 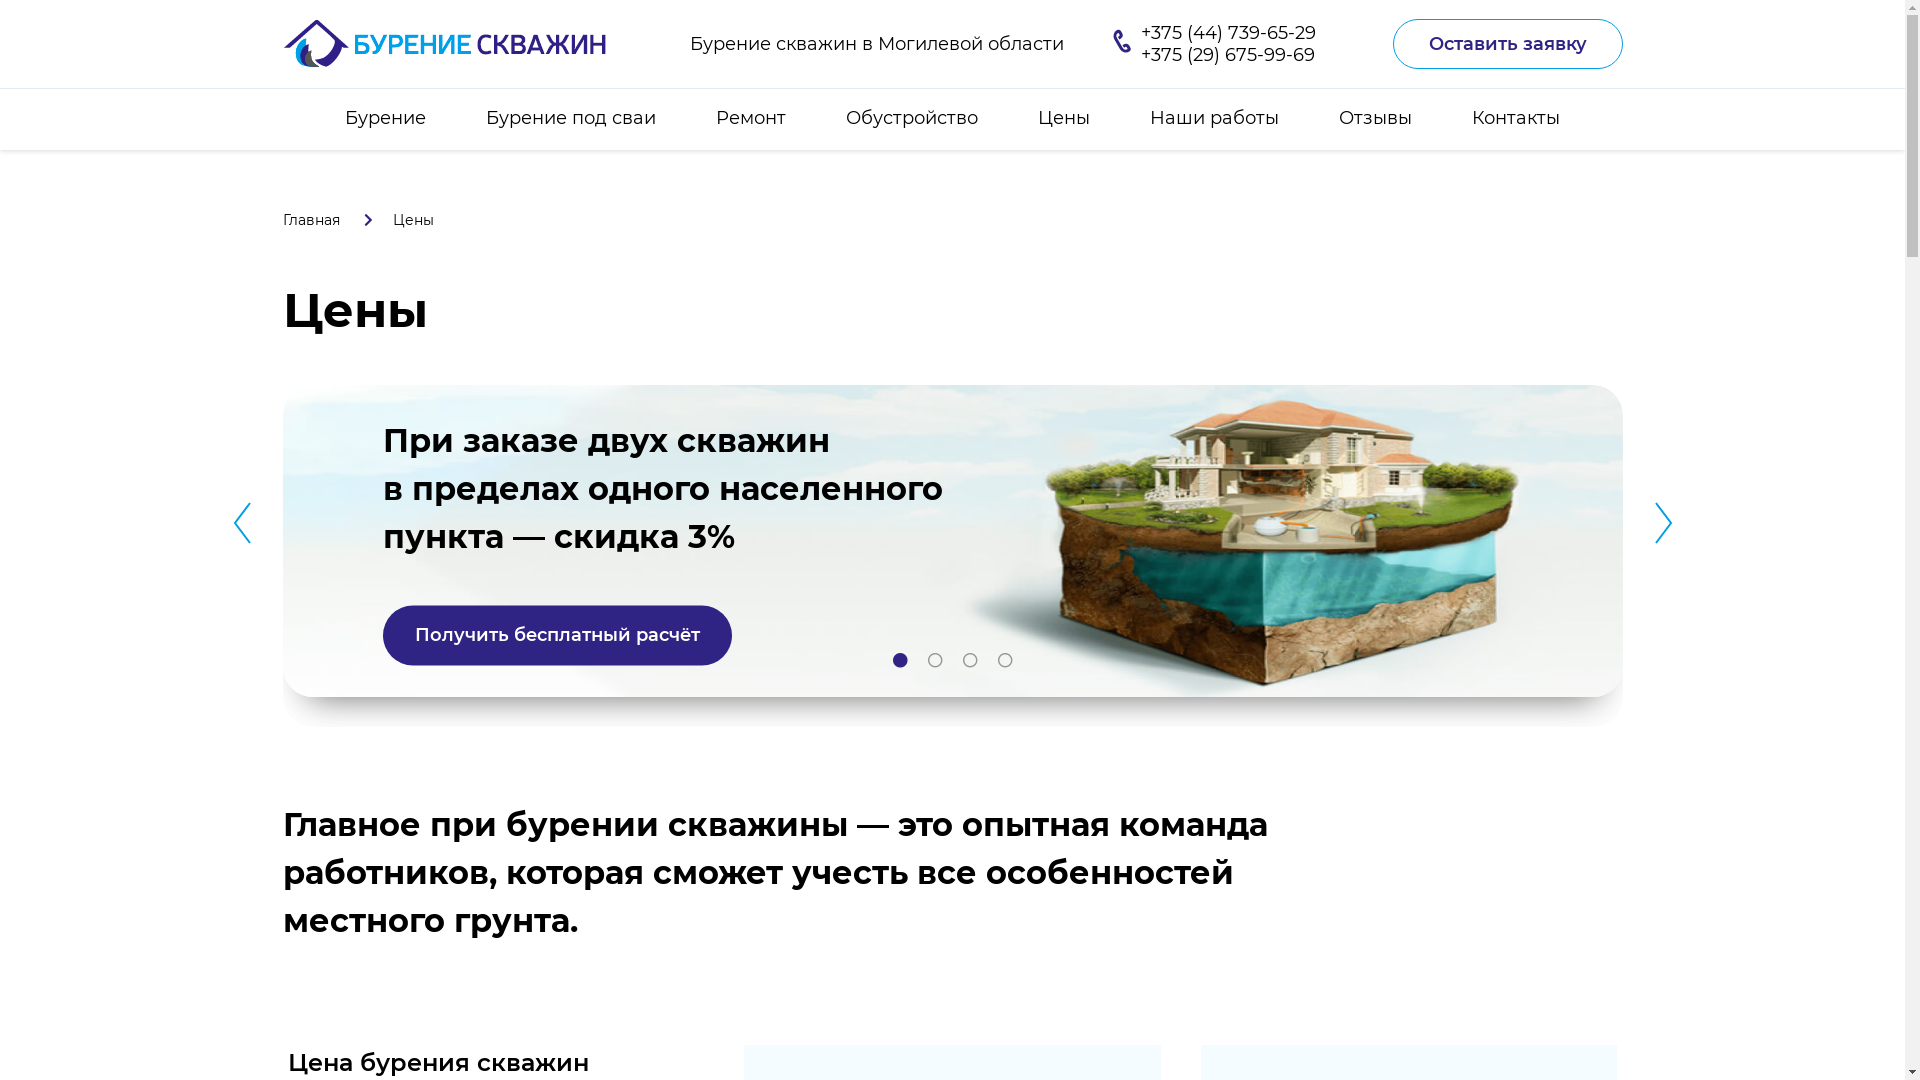 I want to click on '1', so click(x=899, y=660).